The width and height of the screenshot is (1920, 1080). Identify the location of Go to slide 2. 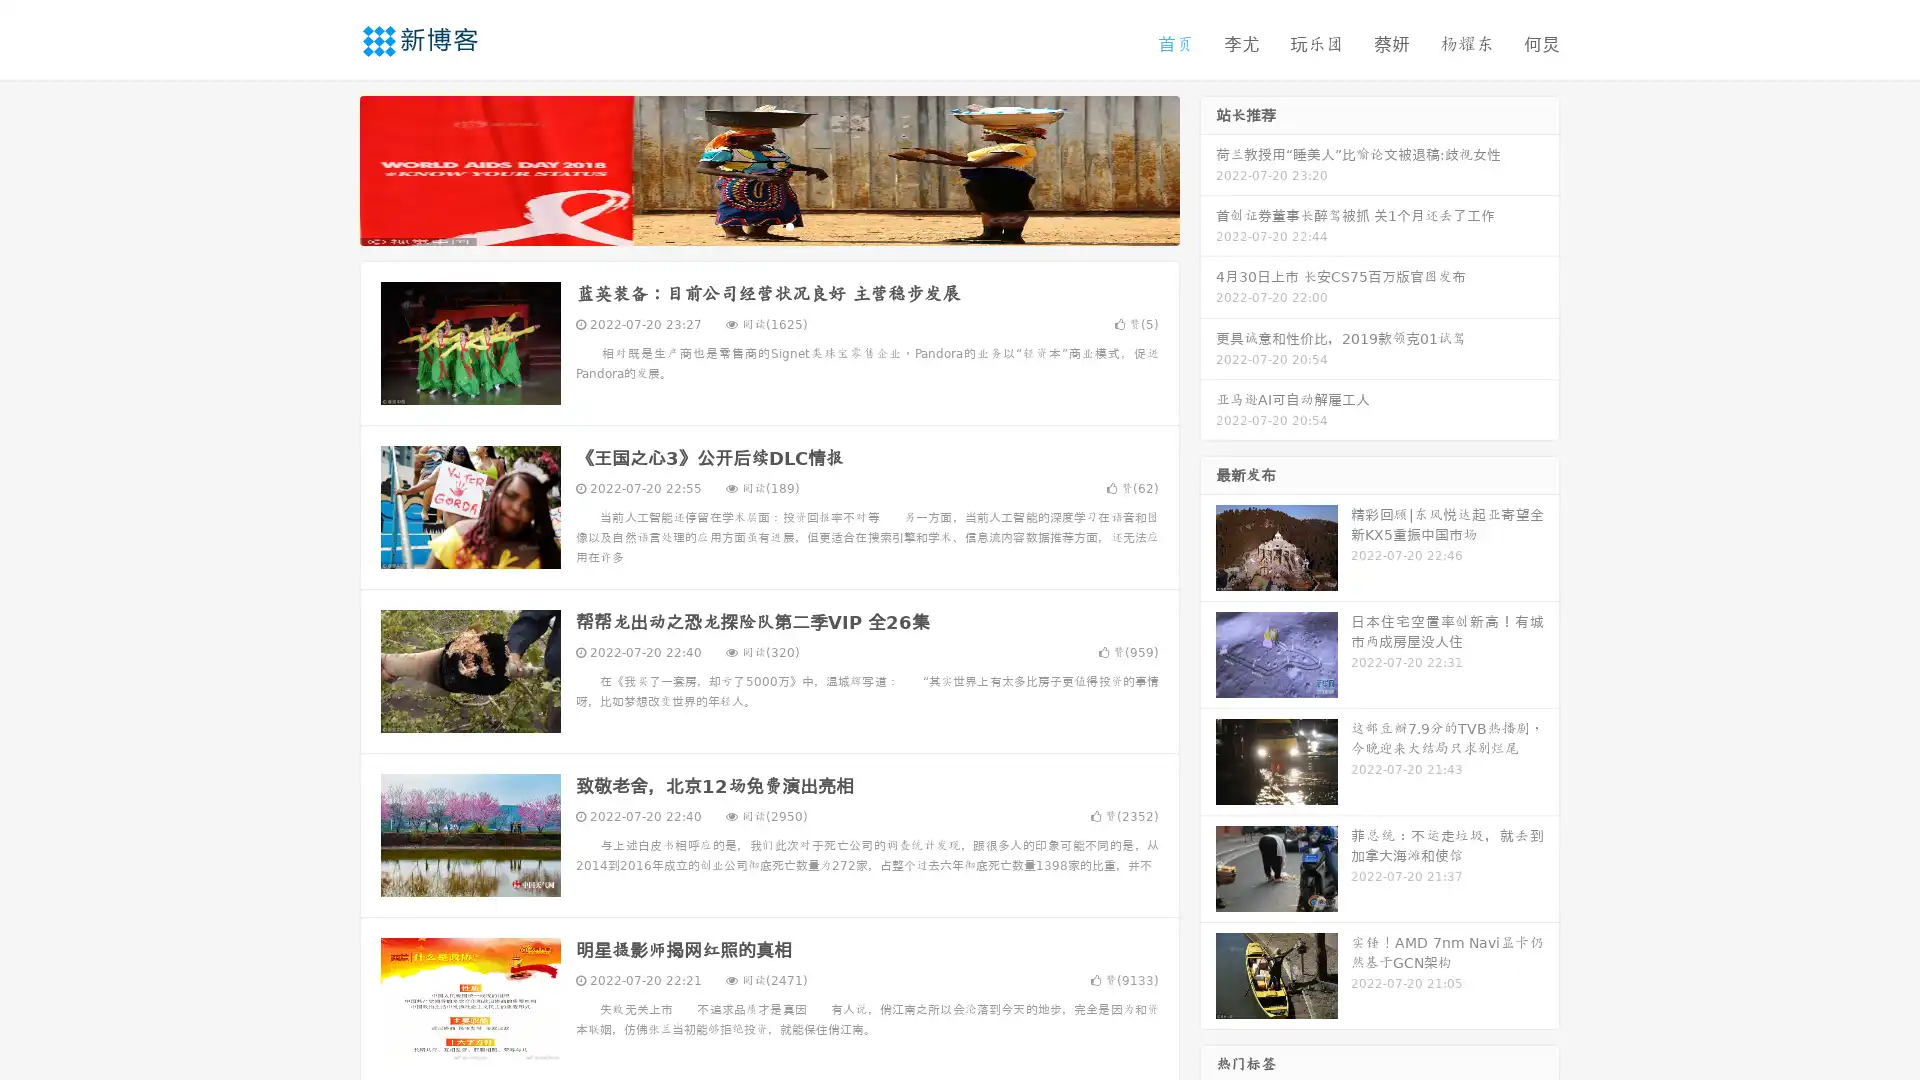
(768, 225).